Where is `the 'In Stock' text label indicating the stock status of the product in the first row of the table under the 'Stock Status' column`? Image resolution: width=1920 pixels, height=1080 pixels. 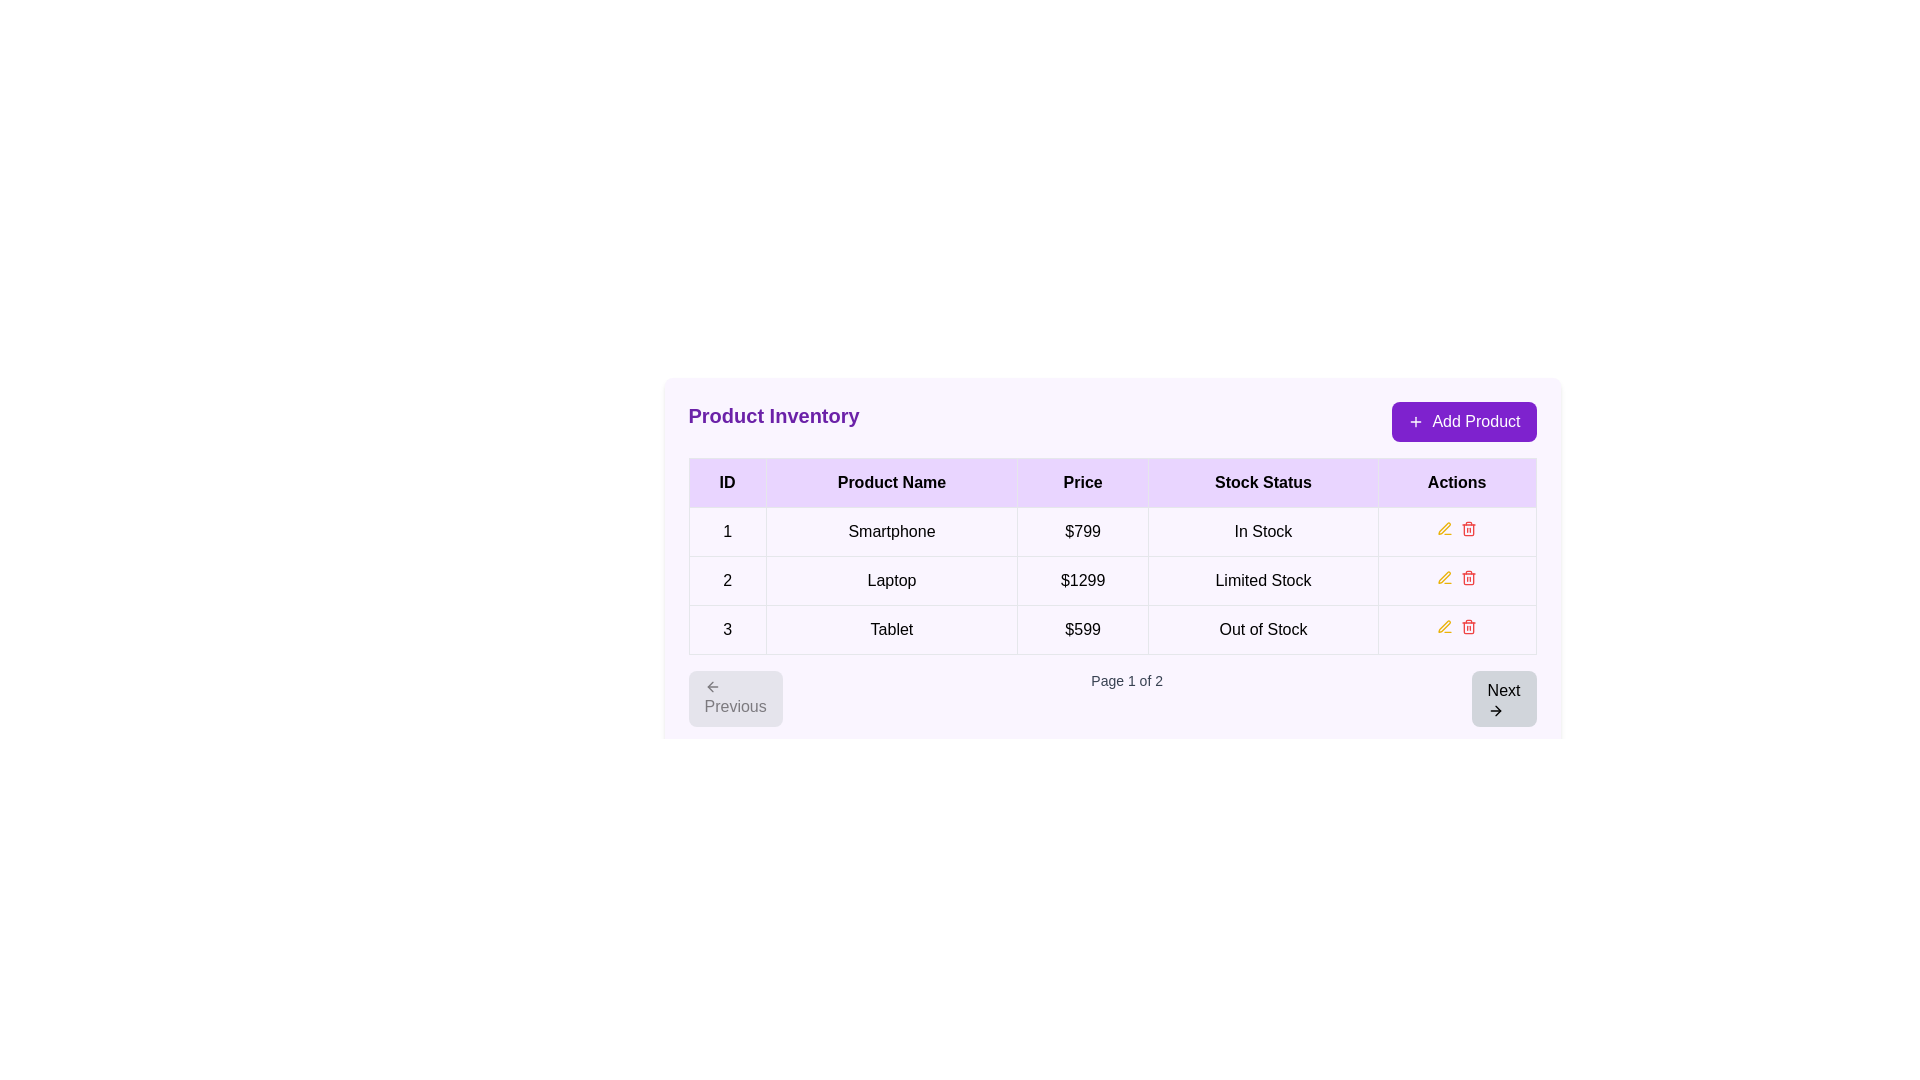 the 'In Stock' text label indicating the stock status of the product in the first row of the table under the 'Stock Status' column is located at coordinates (1262, 531).